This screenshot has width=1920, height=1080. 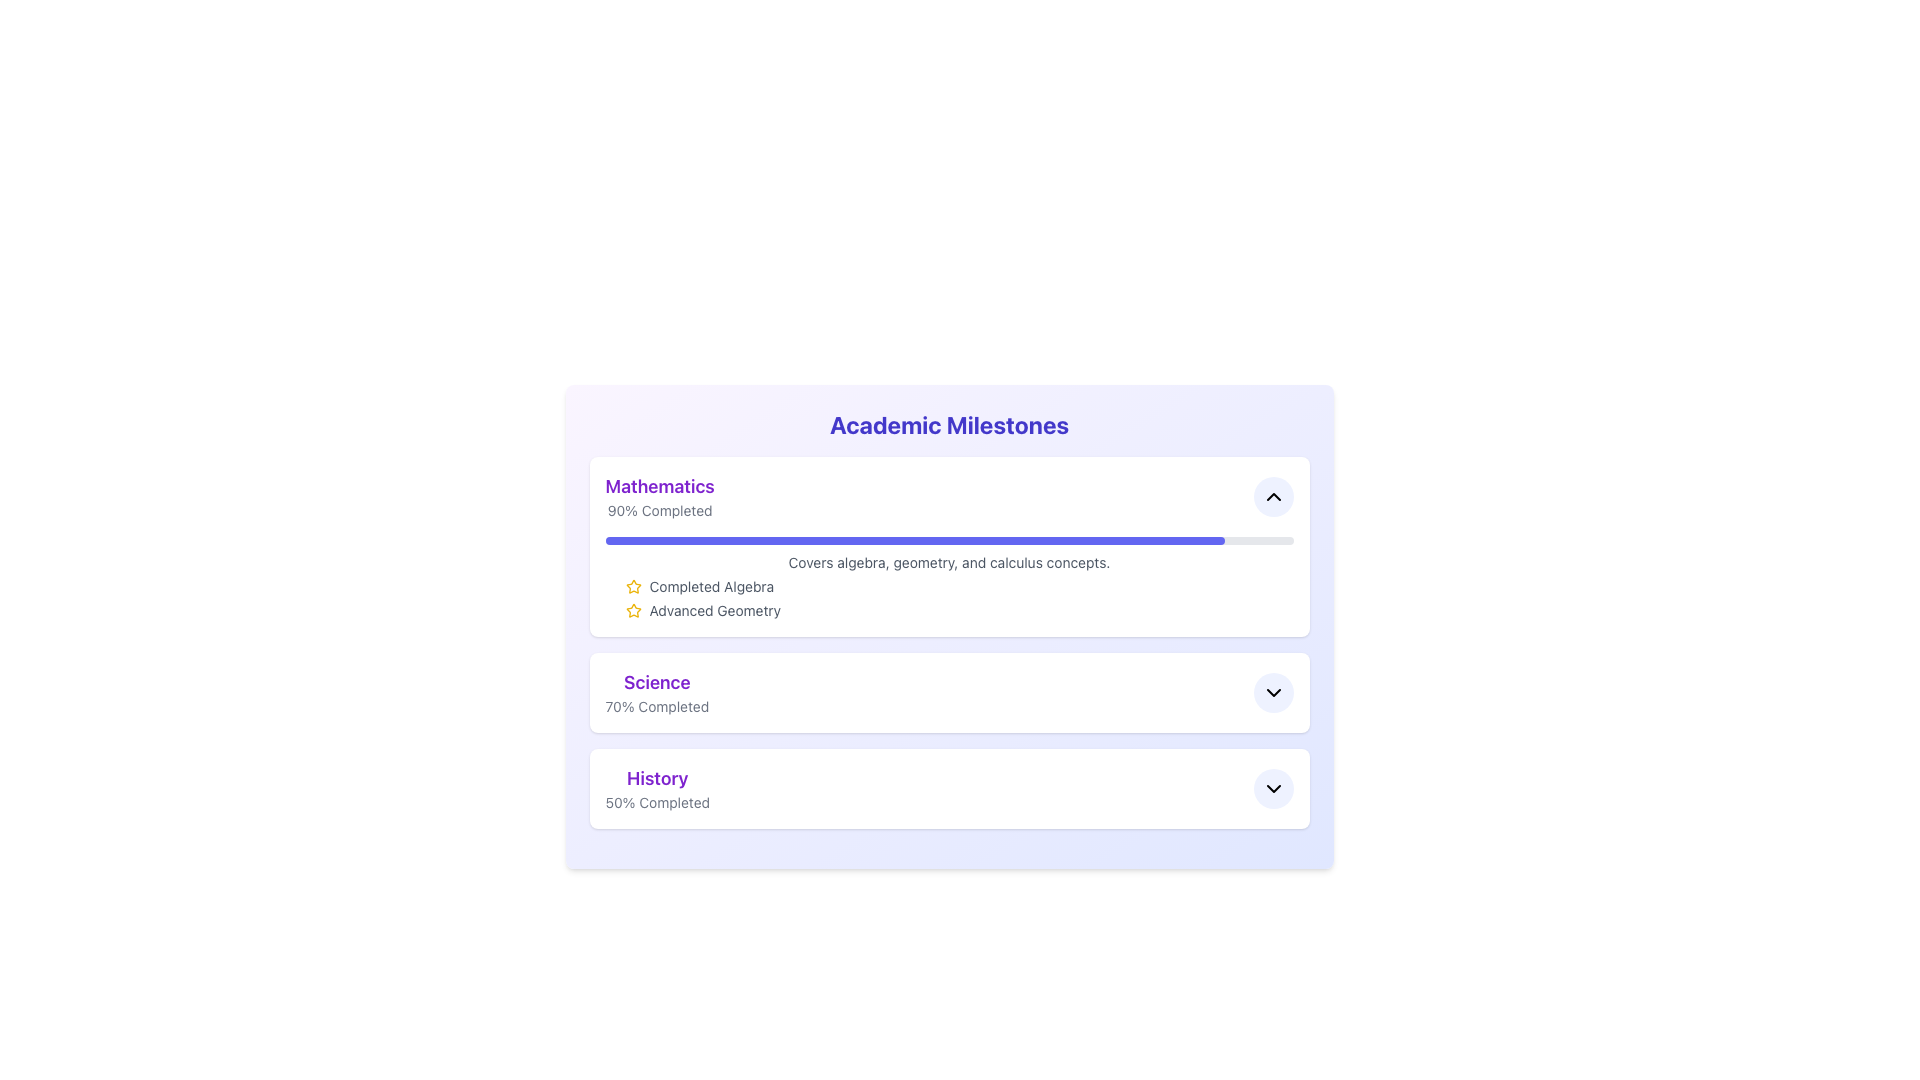 I want to click on the star icon located to the left of the 'Completed Algebra' label, which indicates completion or achievement of a milestone, so click(x=632, y=585).